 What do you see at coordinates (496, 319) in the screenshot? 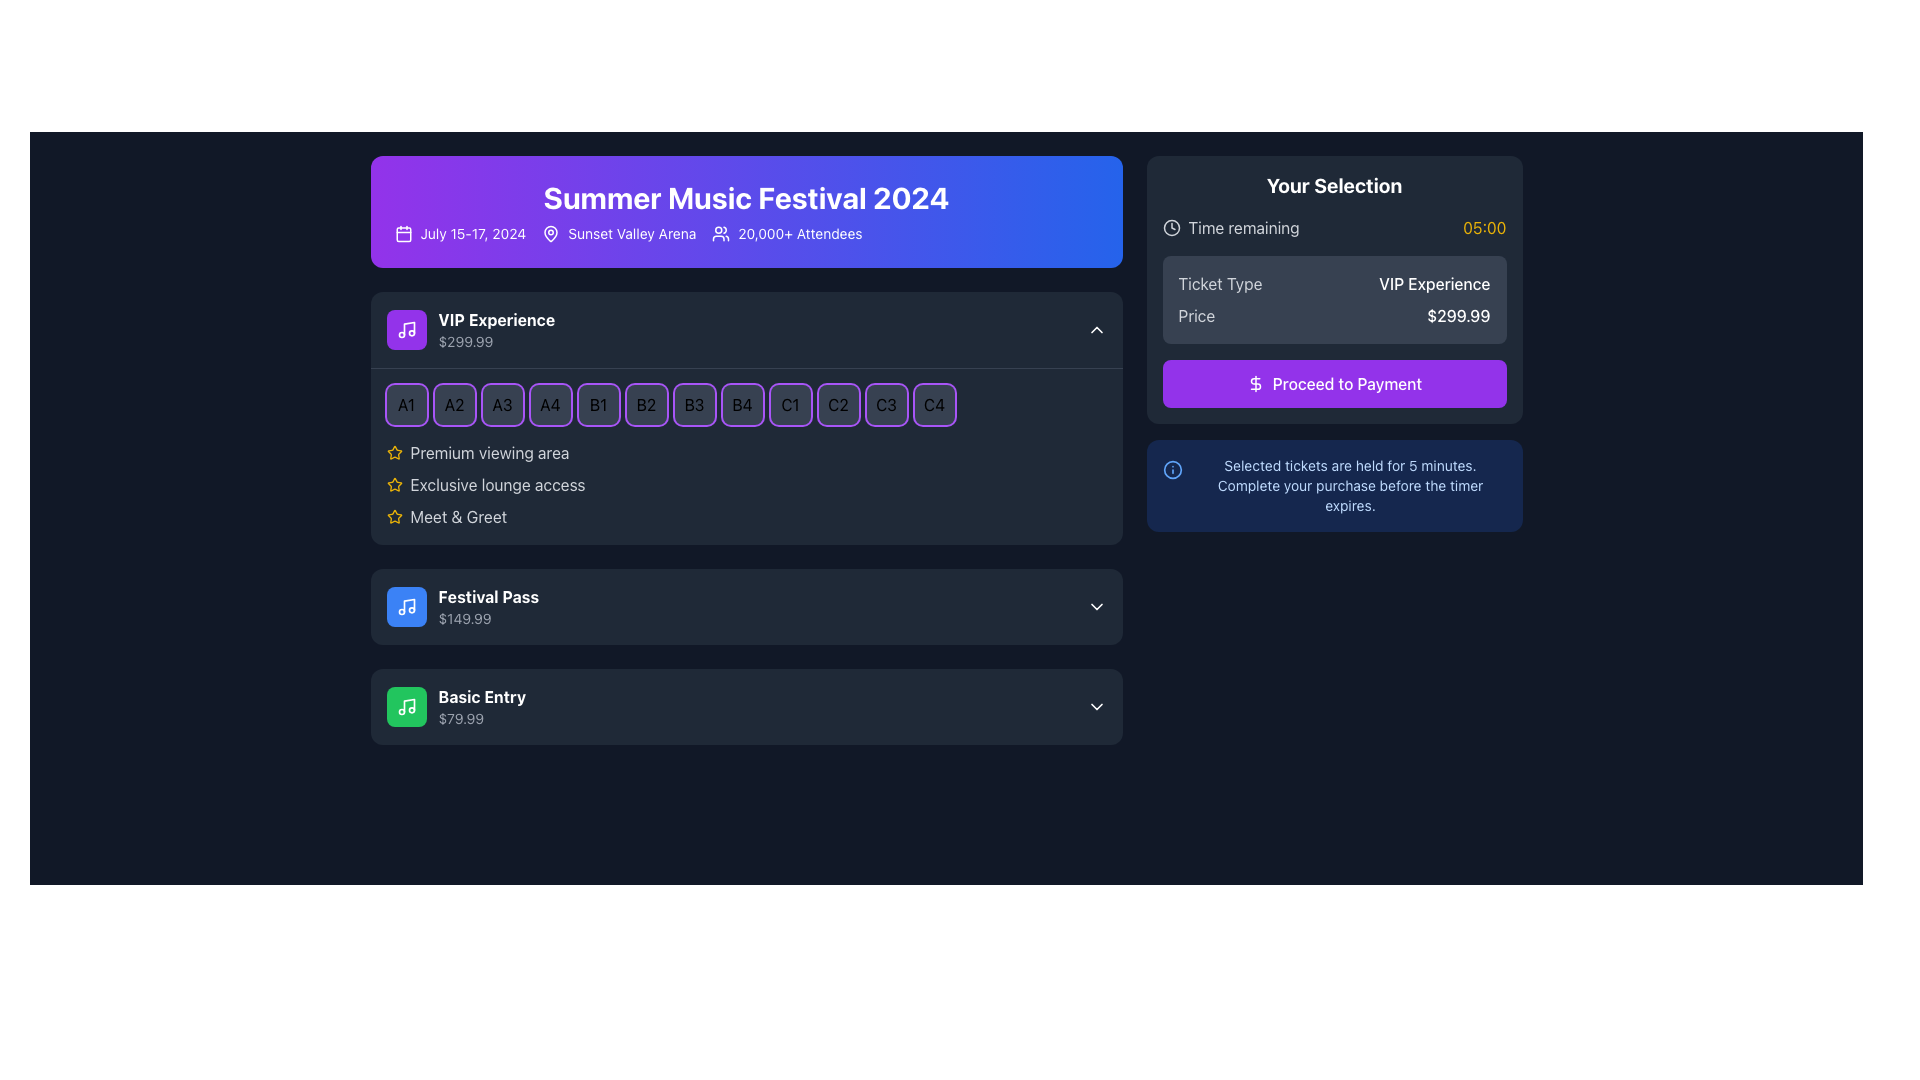
I see `the bold-text label reading 'VIP Experience' at the top of the event ticket card` at bounding box center [496, 319].